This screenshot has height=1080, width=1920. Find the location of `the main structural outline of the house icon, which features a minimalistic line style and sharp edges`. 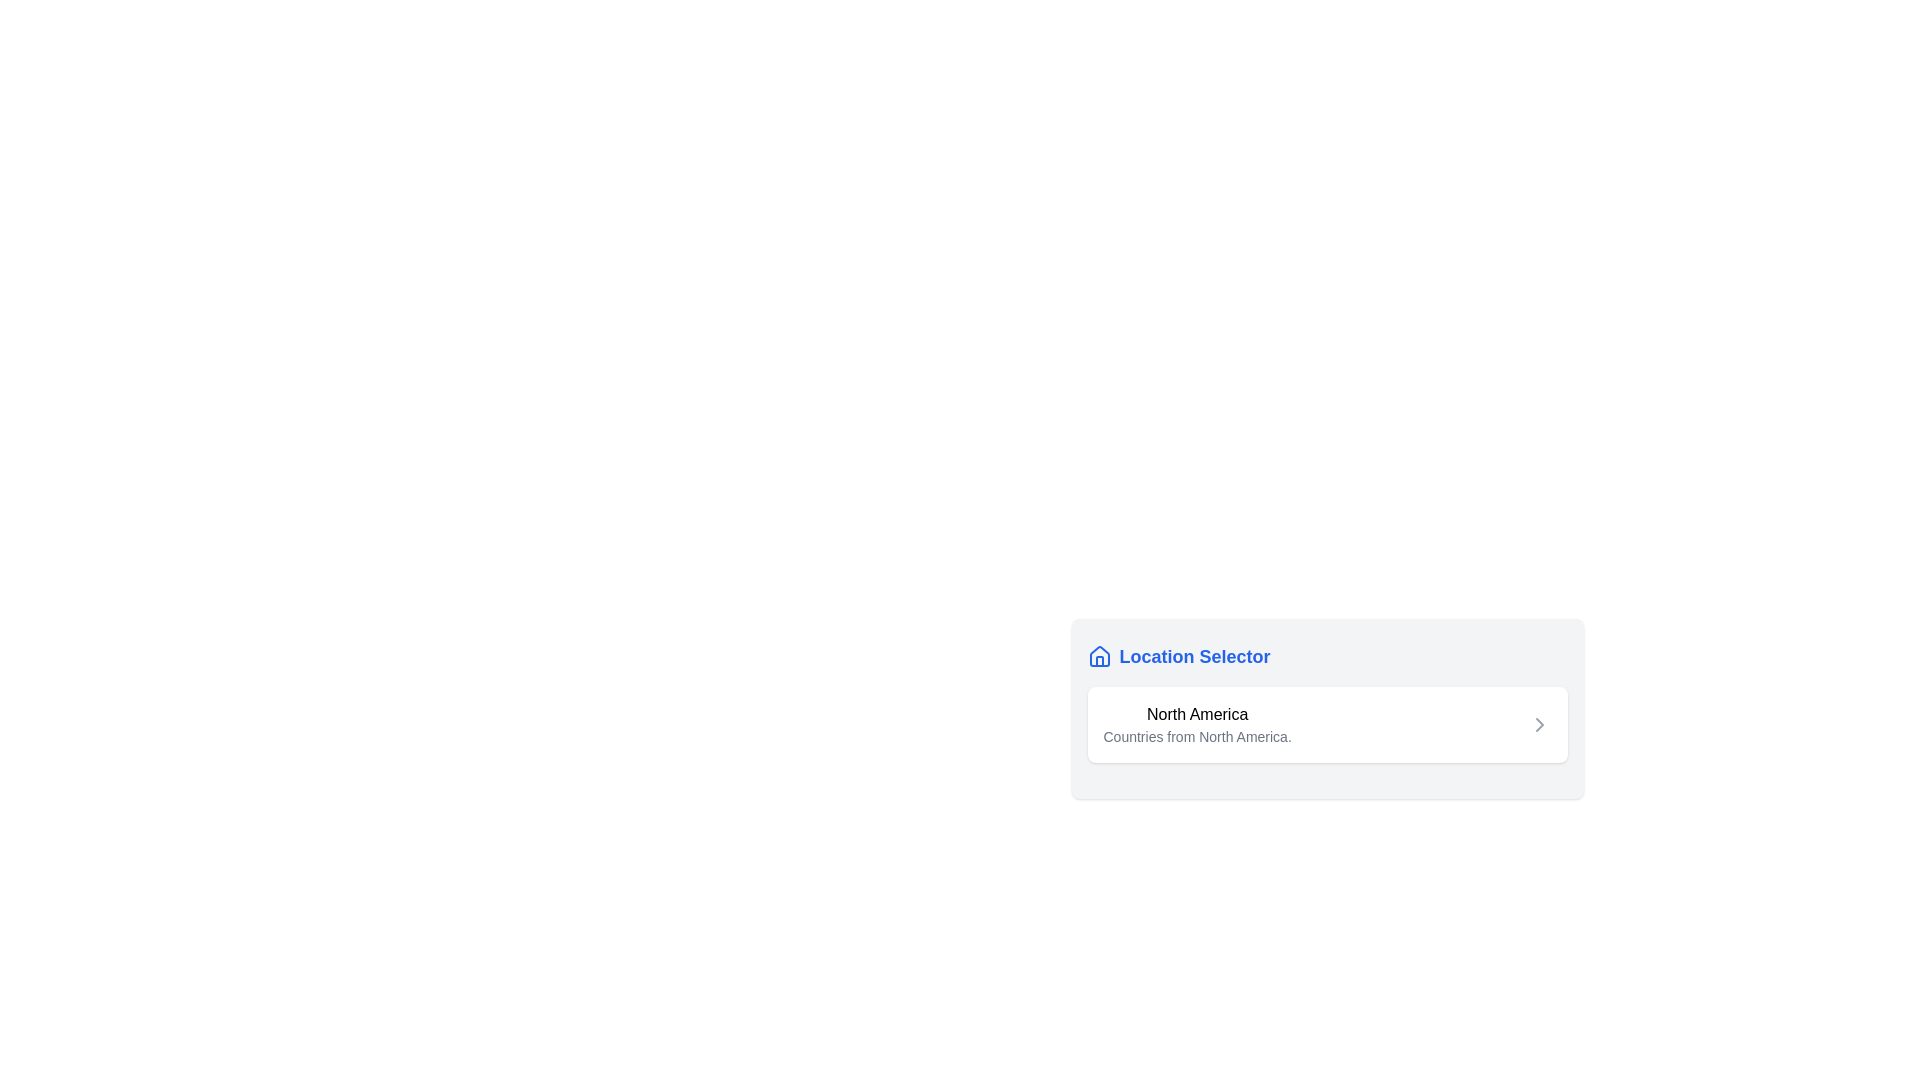

the main structural outline of the house icon, which features a minimalistic line style and sharp edges is located at coordinates (1098, 656).